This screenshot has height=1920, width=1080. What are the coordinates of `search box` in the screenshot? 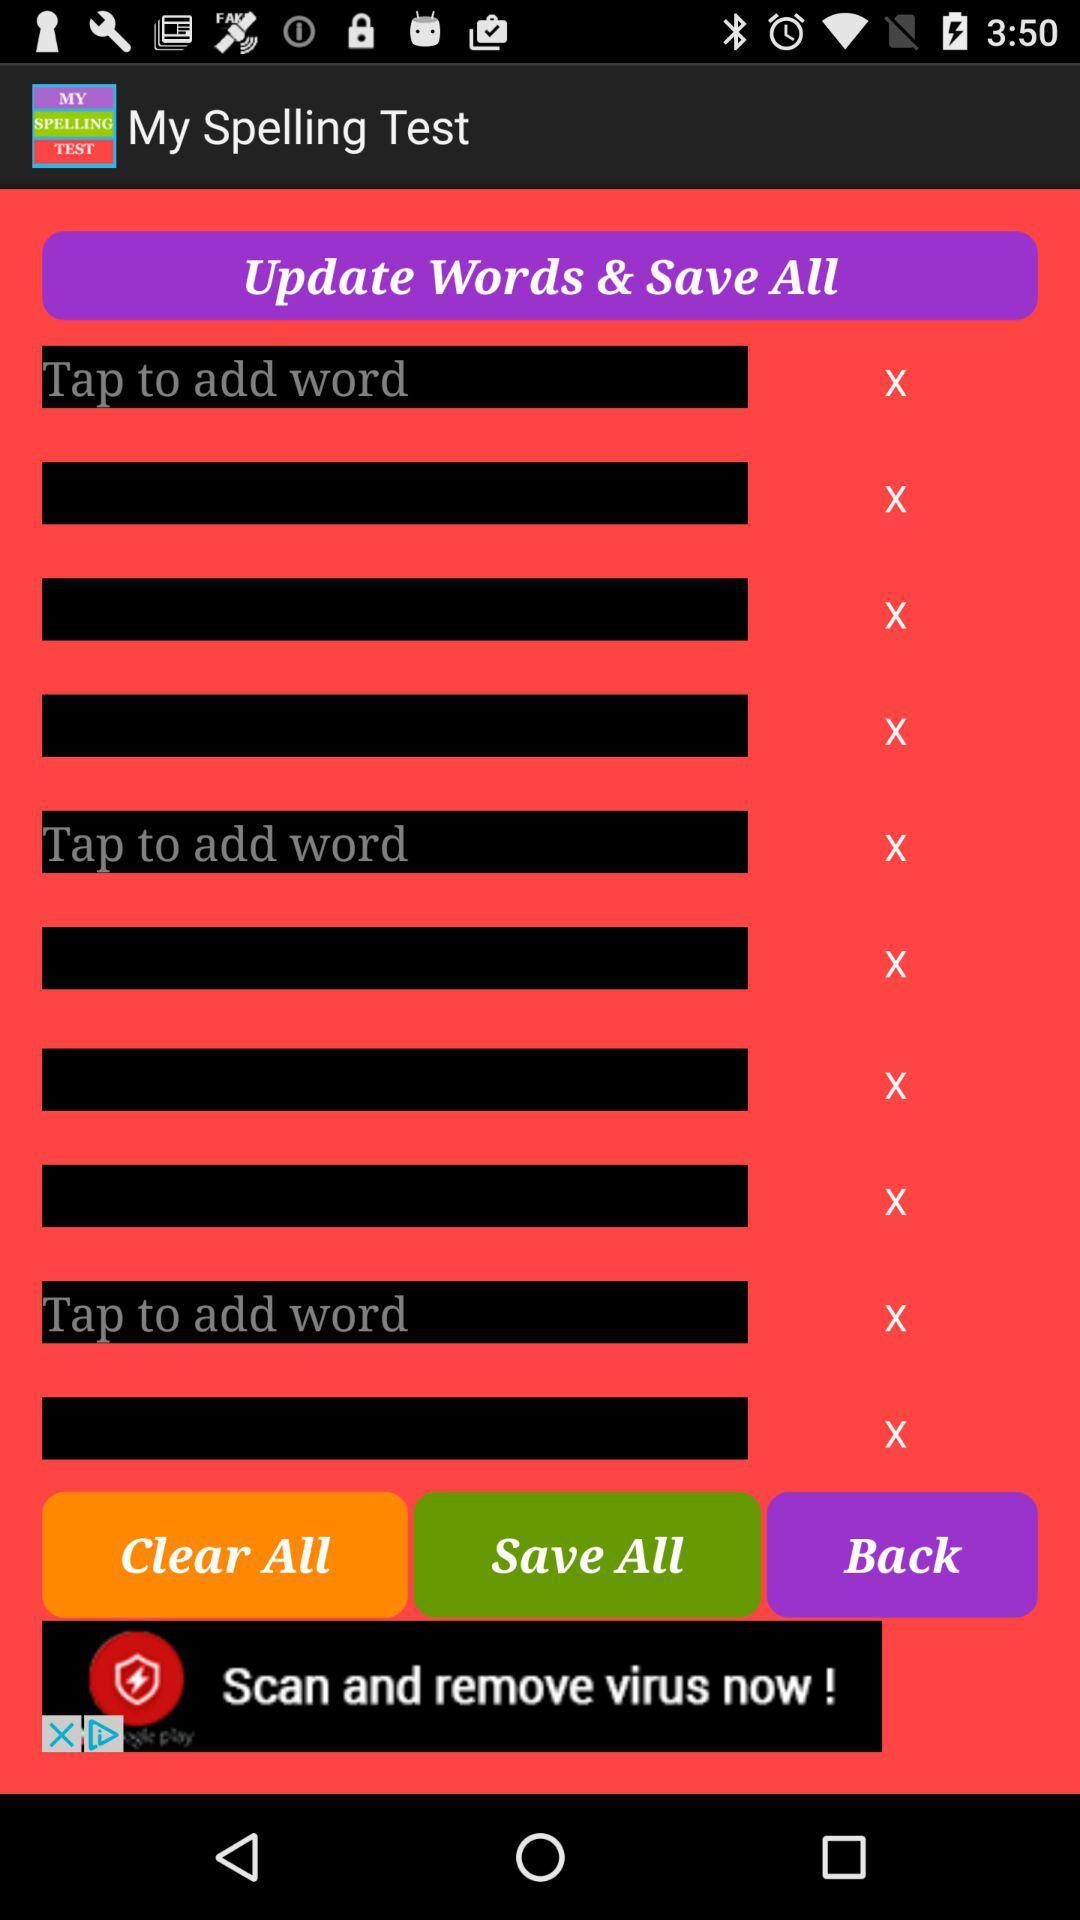 It's located at (394, 957).